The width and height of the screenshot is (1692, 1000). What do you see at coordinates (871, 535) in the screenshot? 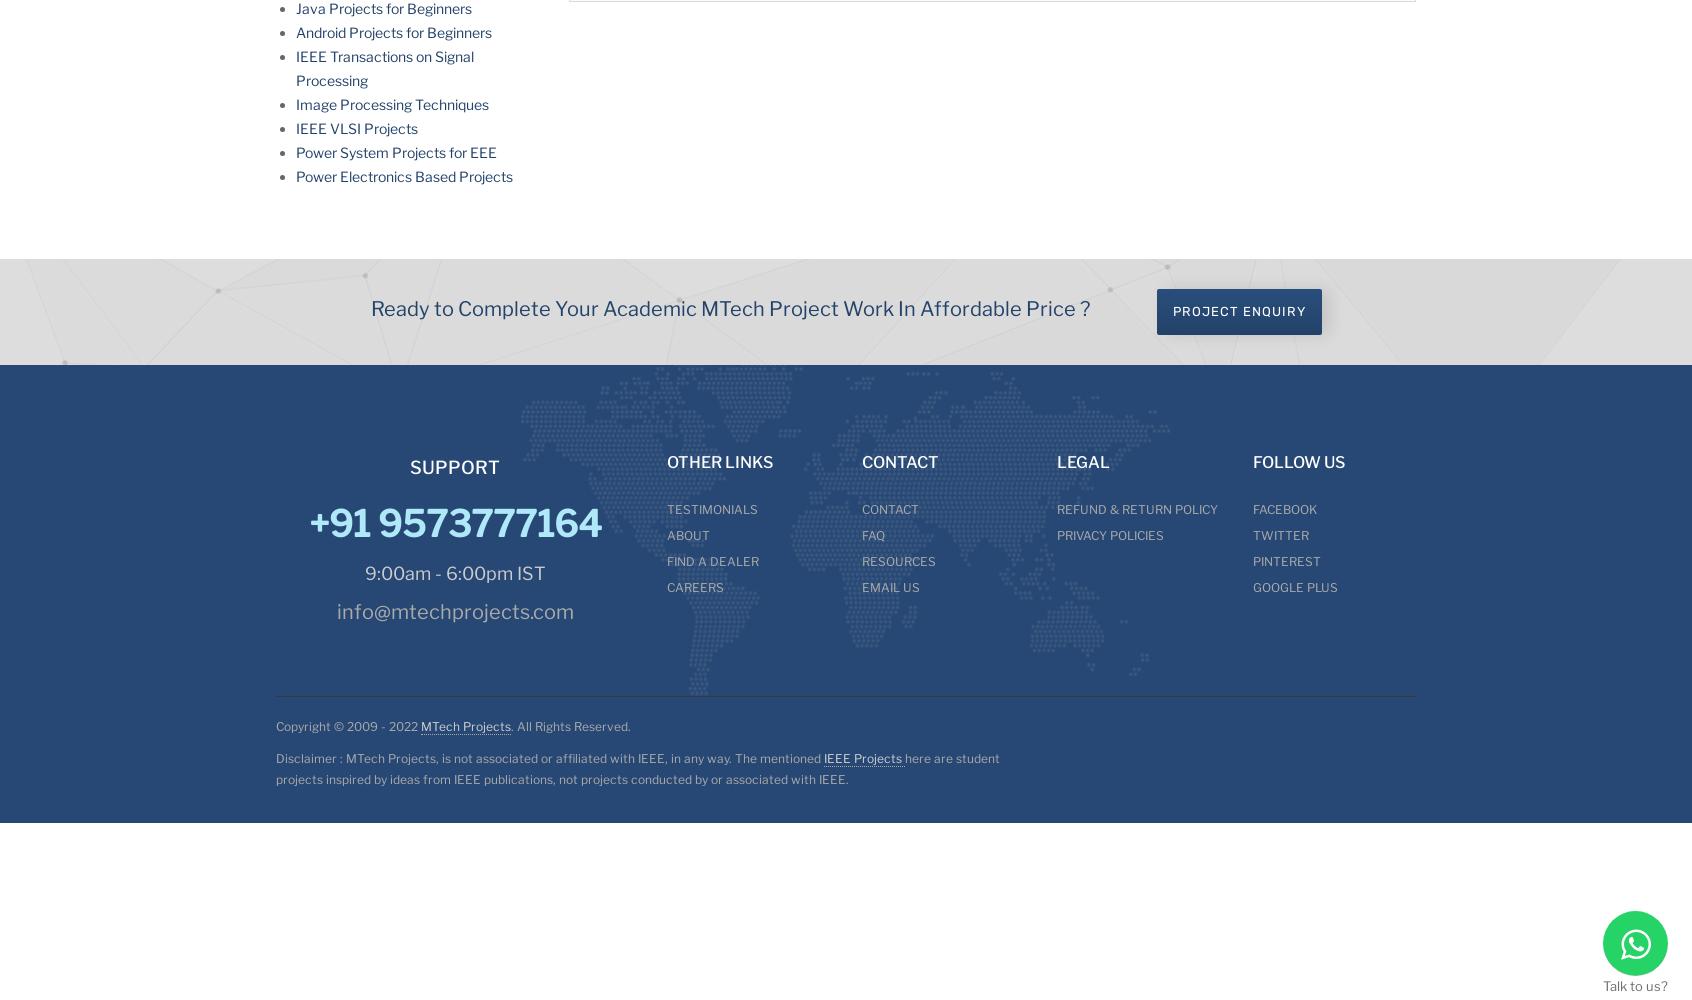
I see `'FAQ'` at bounding box center [871, 535].